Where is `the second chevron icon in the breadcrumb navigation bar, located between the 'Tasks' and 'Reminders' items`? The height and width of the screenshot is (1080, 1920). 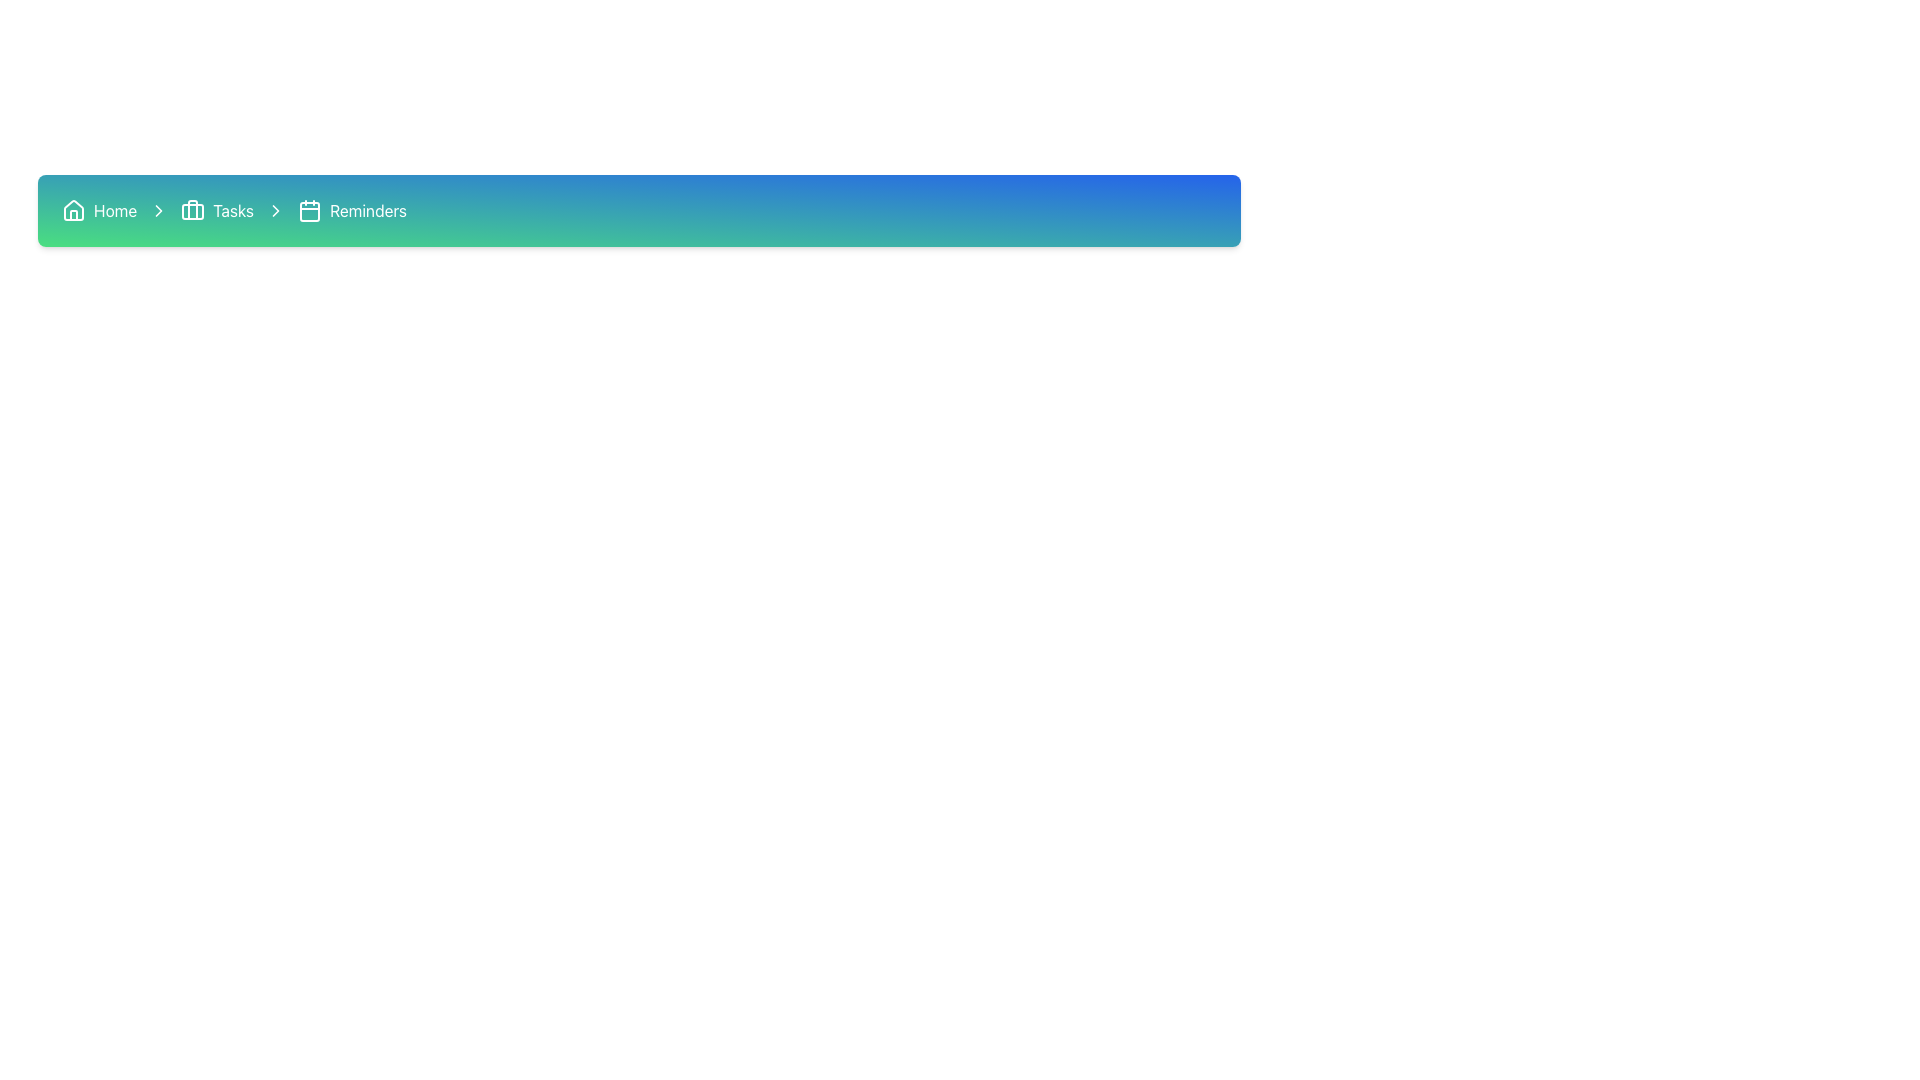 the second chevron icon in the breadcrumb navigation bar, located between the 'Tasks' and 'Reminders' items is located at coordinates (275, 211).